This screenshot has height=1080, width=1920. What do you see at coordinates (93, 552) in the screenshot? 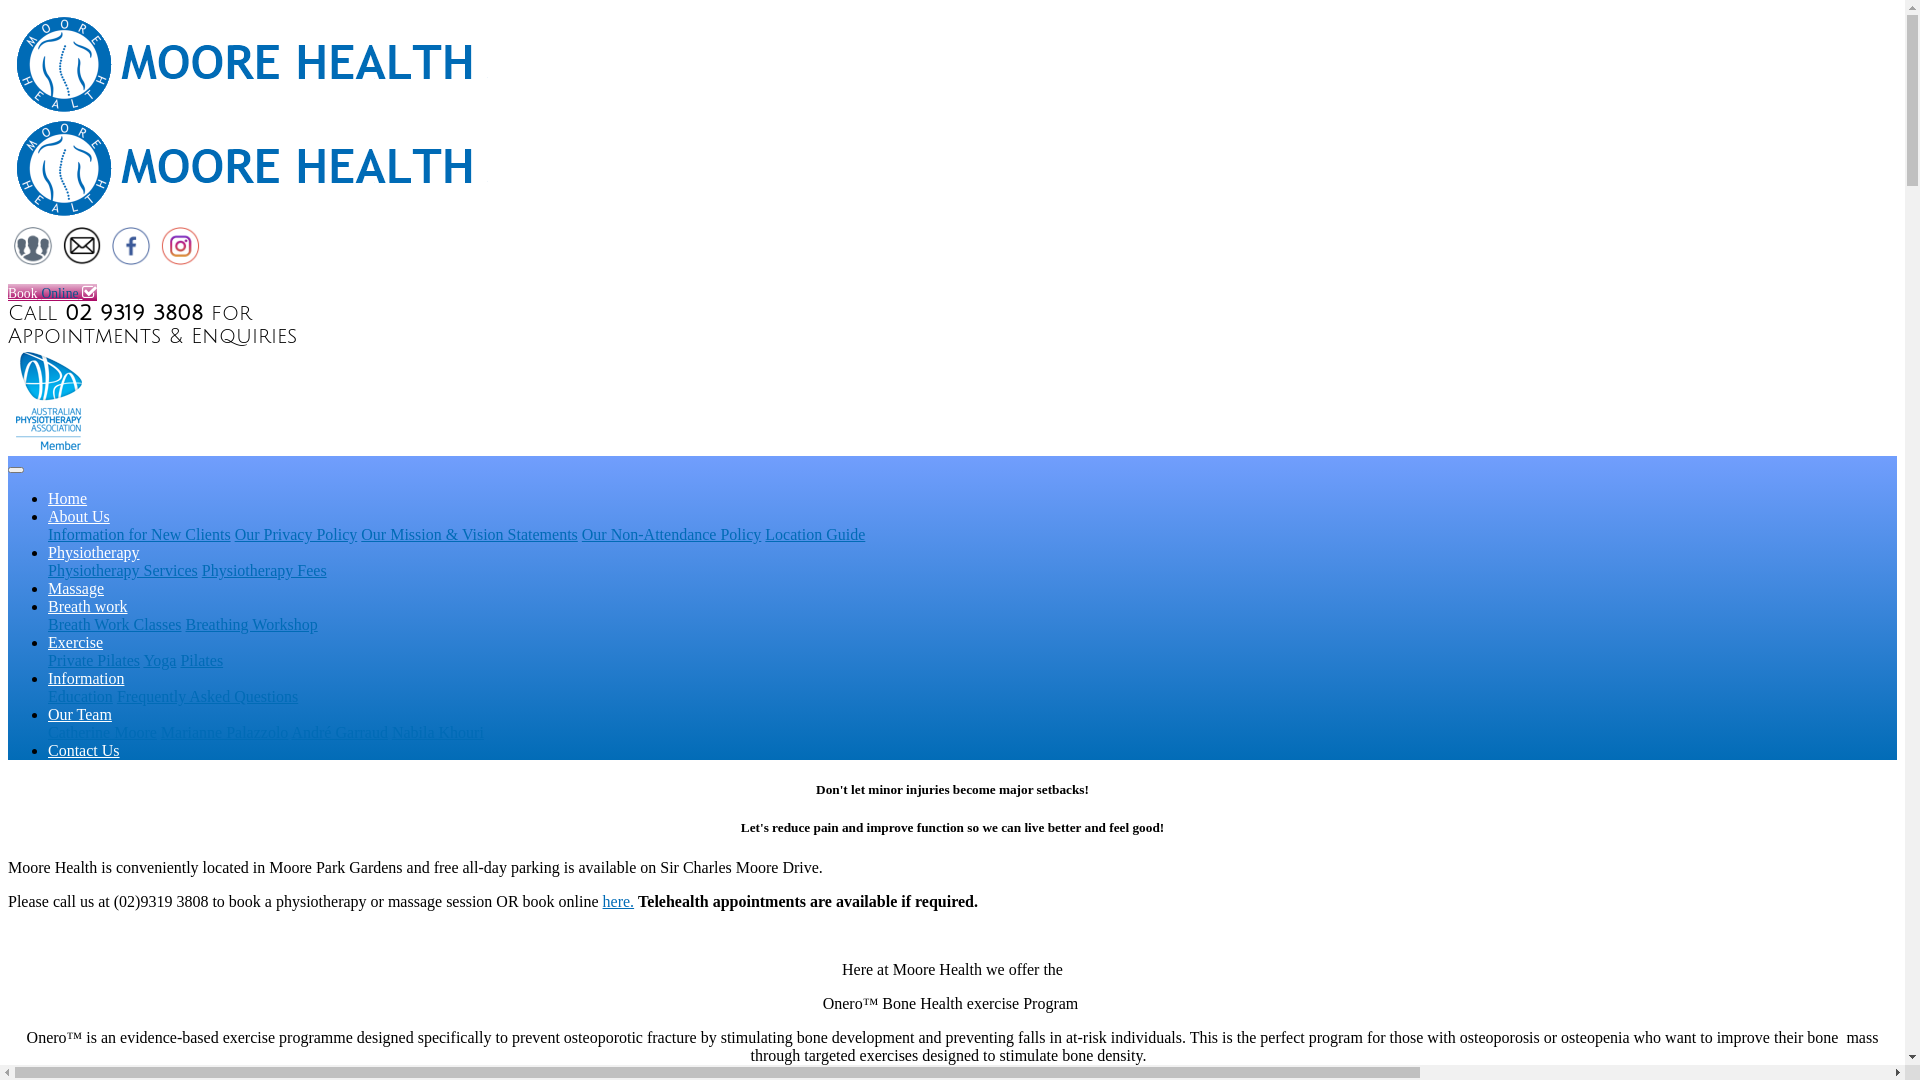
I see `'Physiotherapy'` at bounding box center [93, 552].